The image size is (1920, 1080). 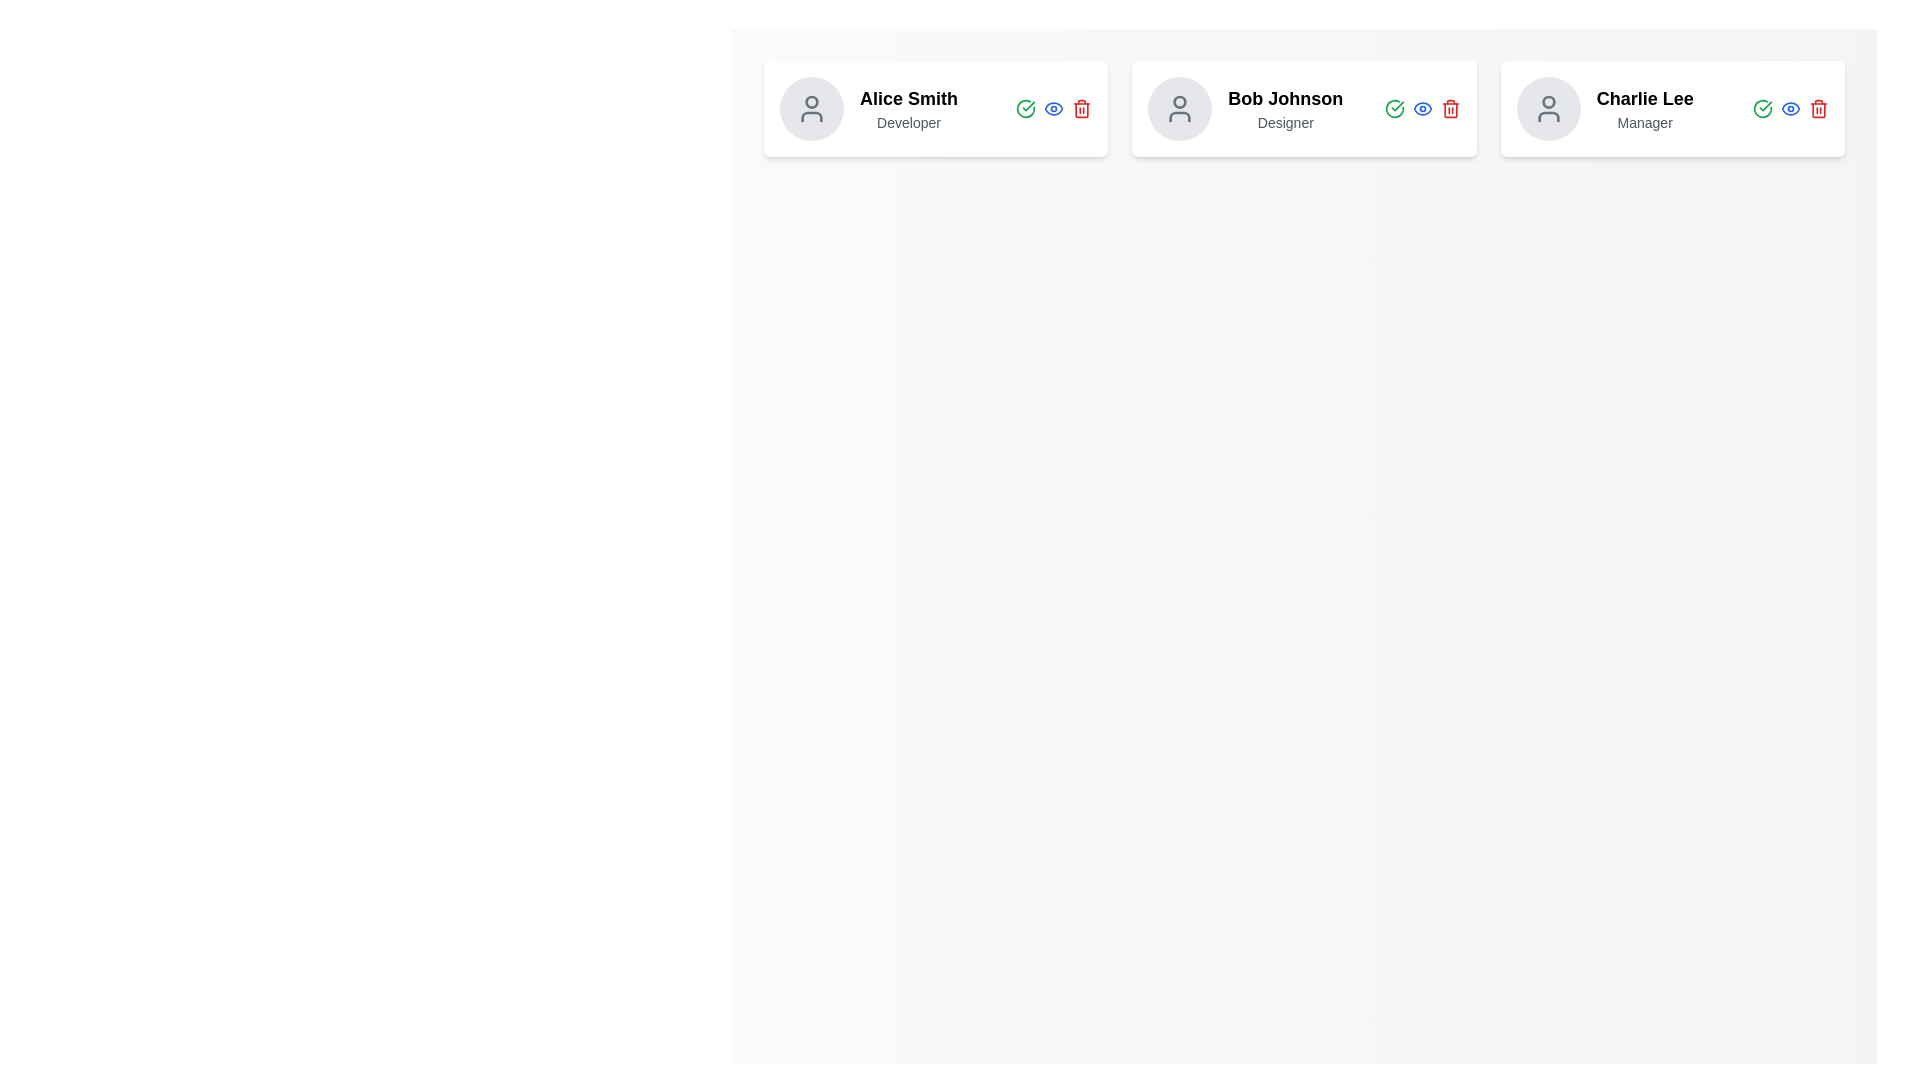 What do you see at coordinates (1081, 108) in the screenshot?
I see `the red trash bin icon representing the delete action, which is the third icon in the utility icons group beneath 'Alice Smith'` at bounding box center [1081, 108].